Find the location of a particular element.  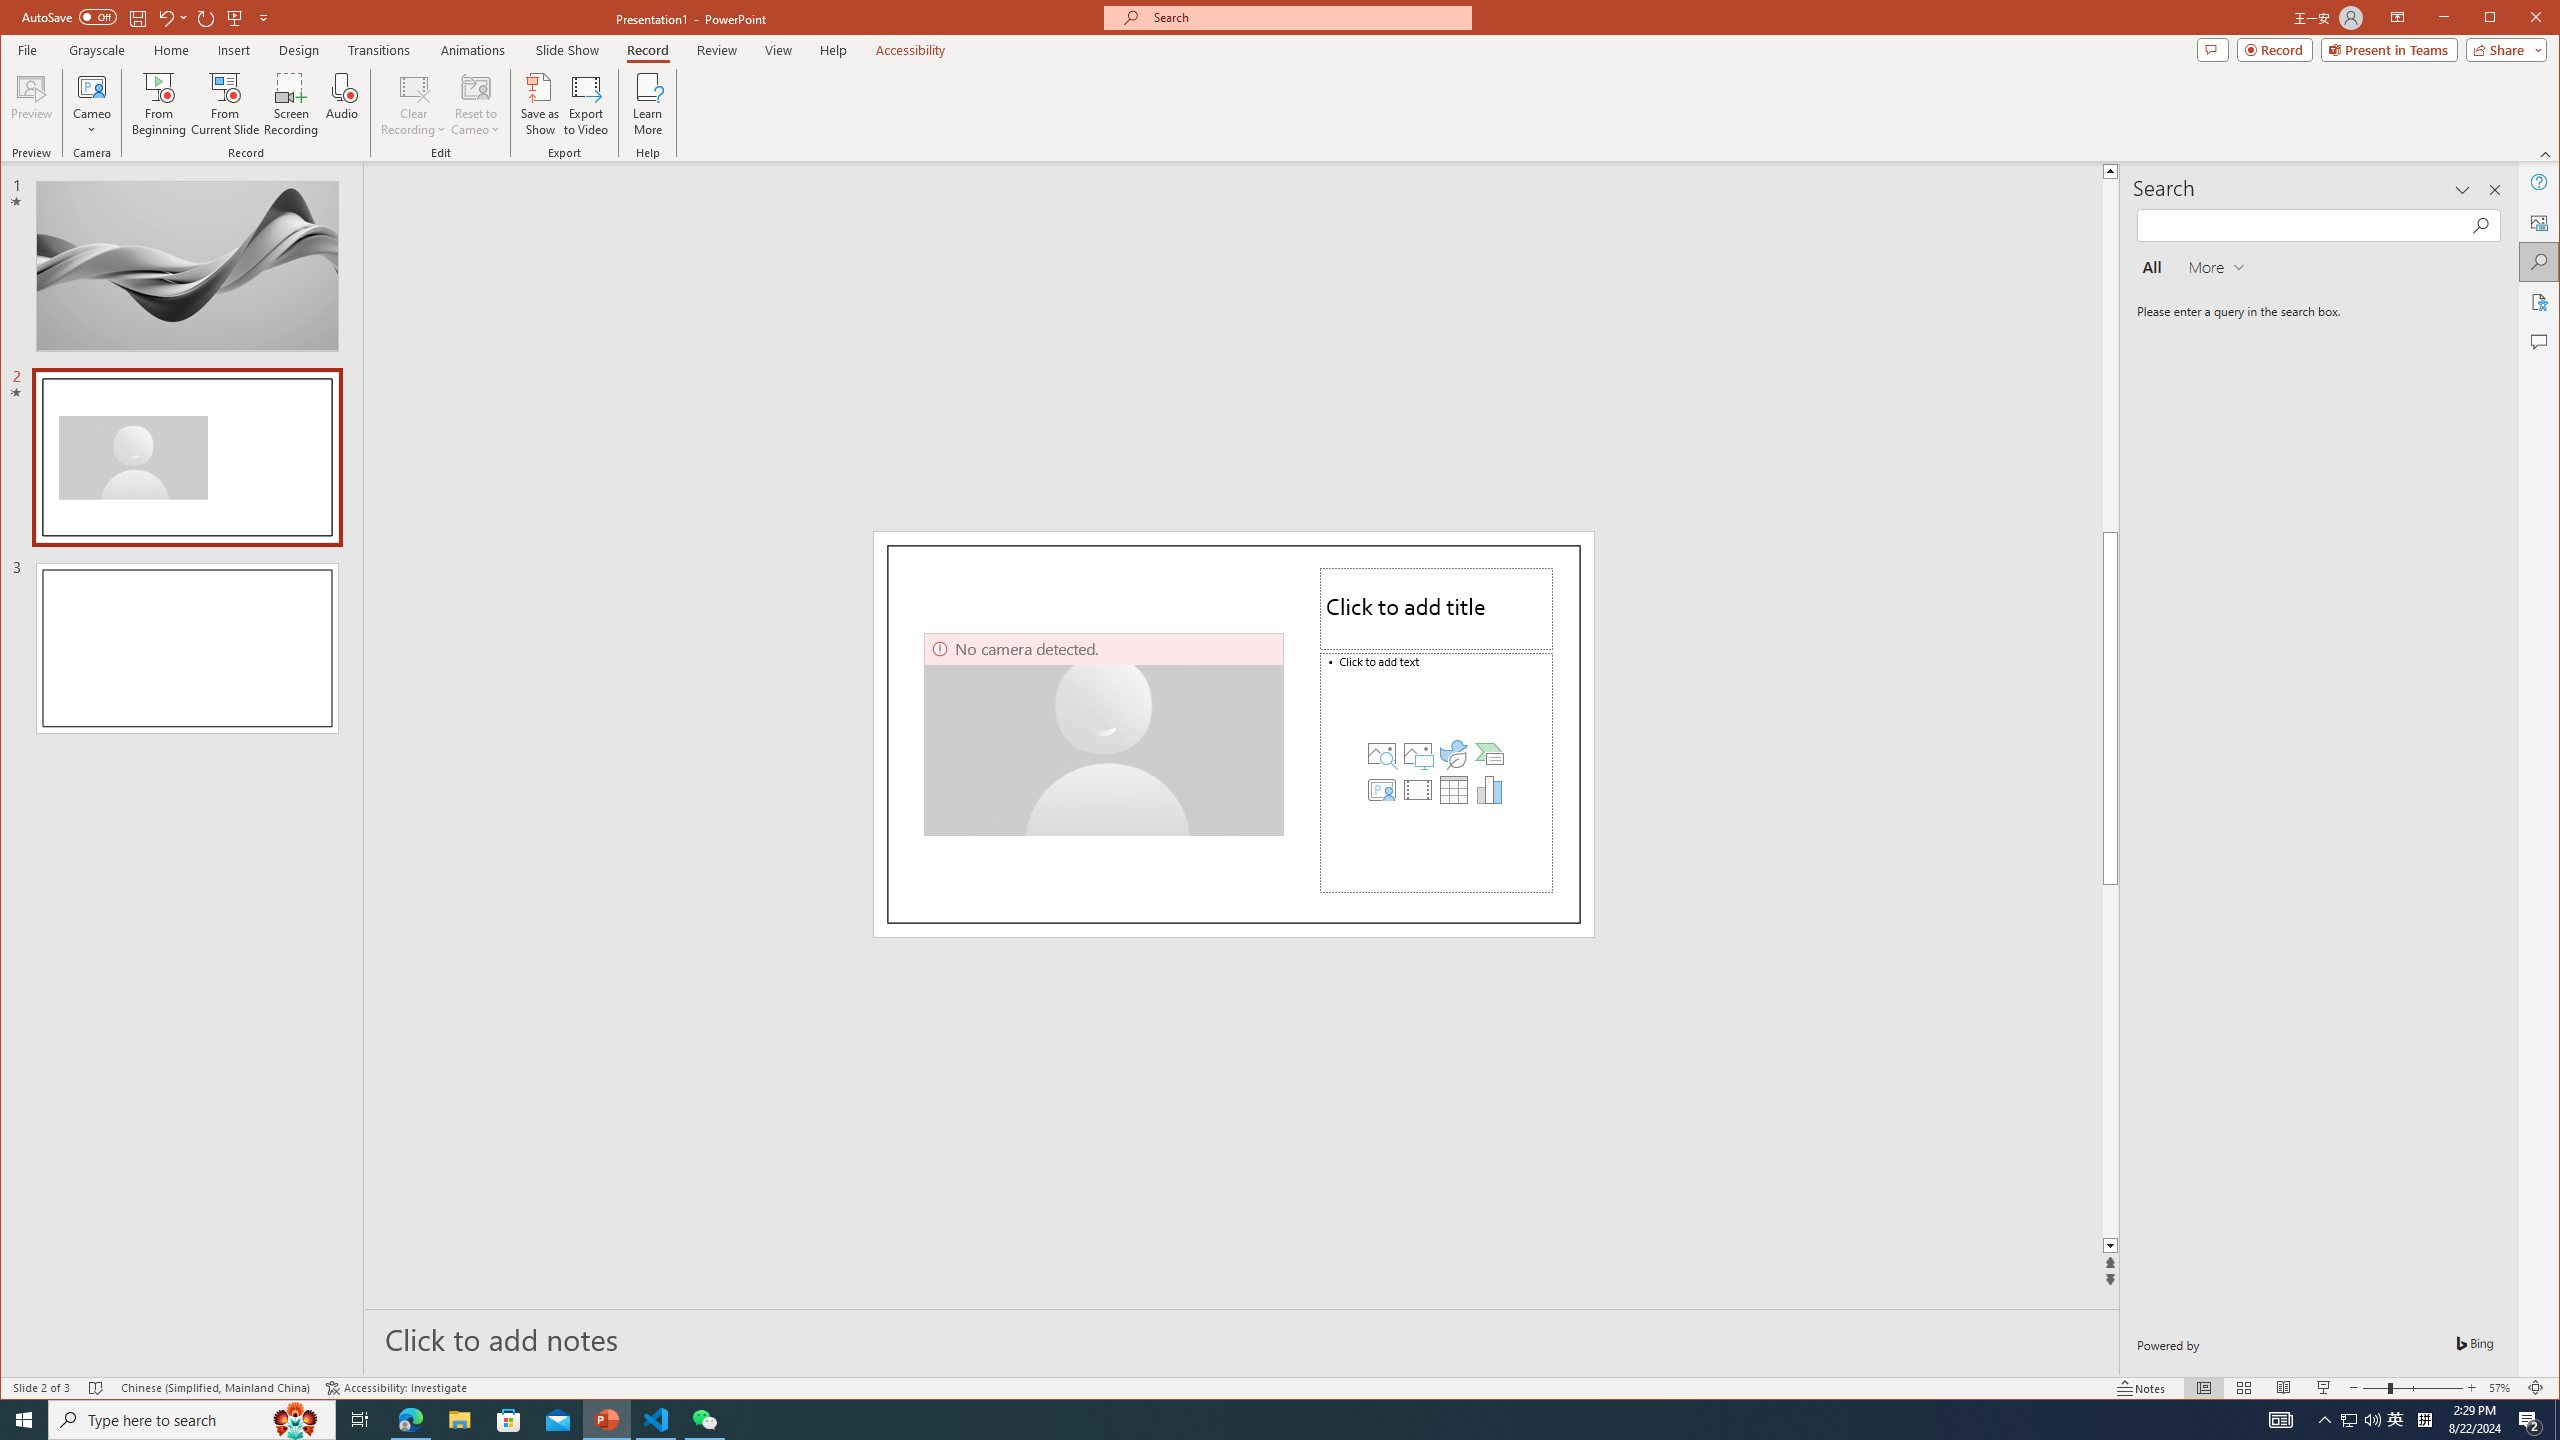

'Camera 4, No camera detected.' is located at coordinates (1104, 734).